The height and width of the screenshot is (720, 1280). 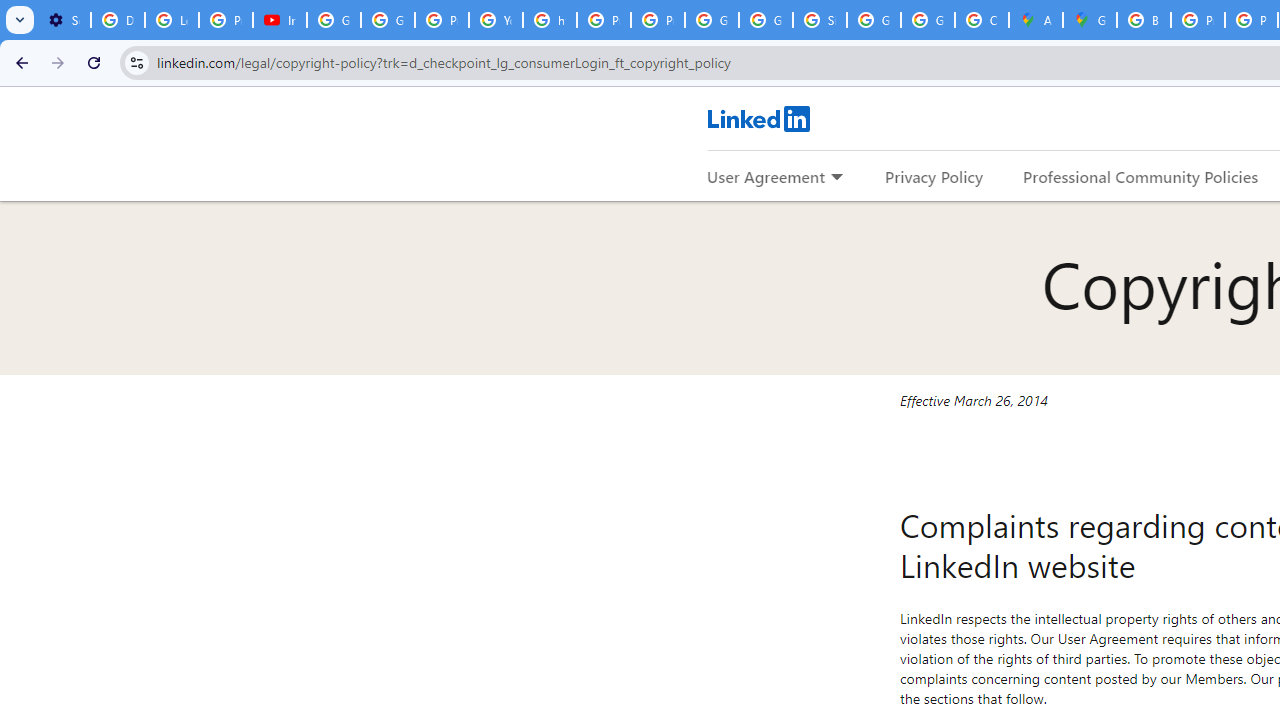 What do you see at coordinates (64, 20) in the screenshot?
I see `'Settings - Customize profile'` at bounding box center [64, 20].